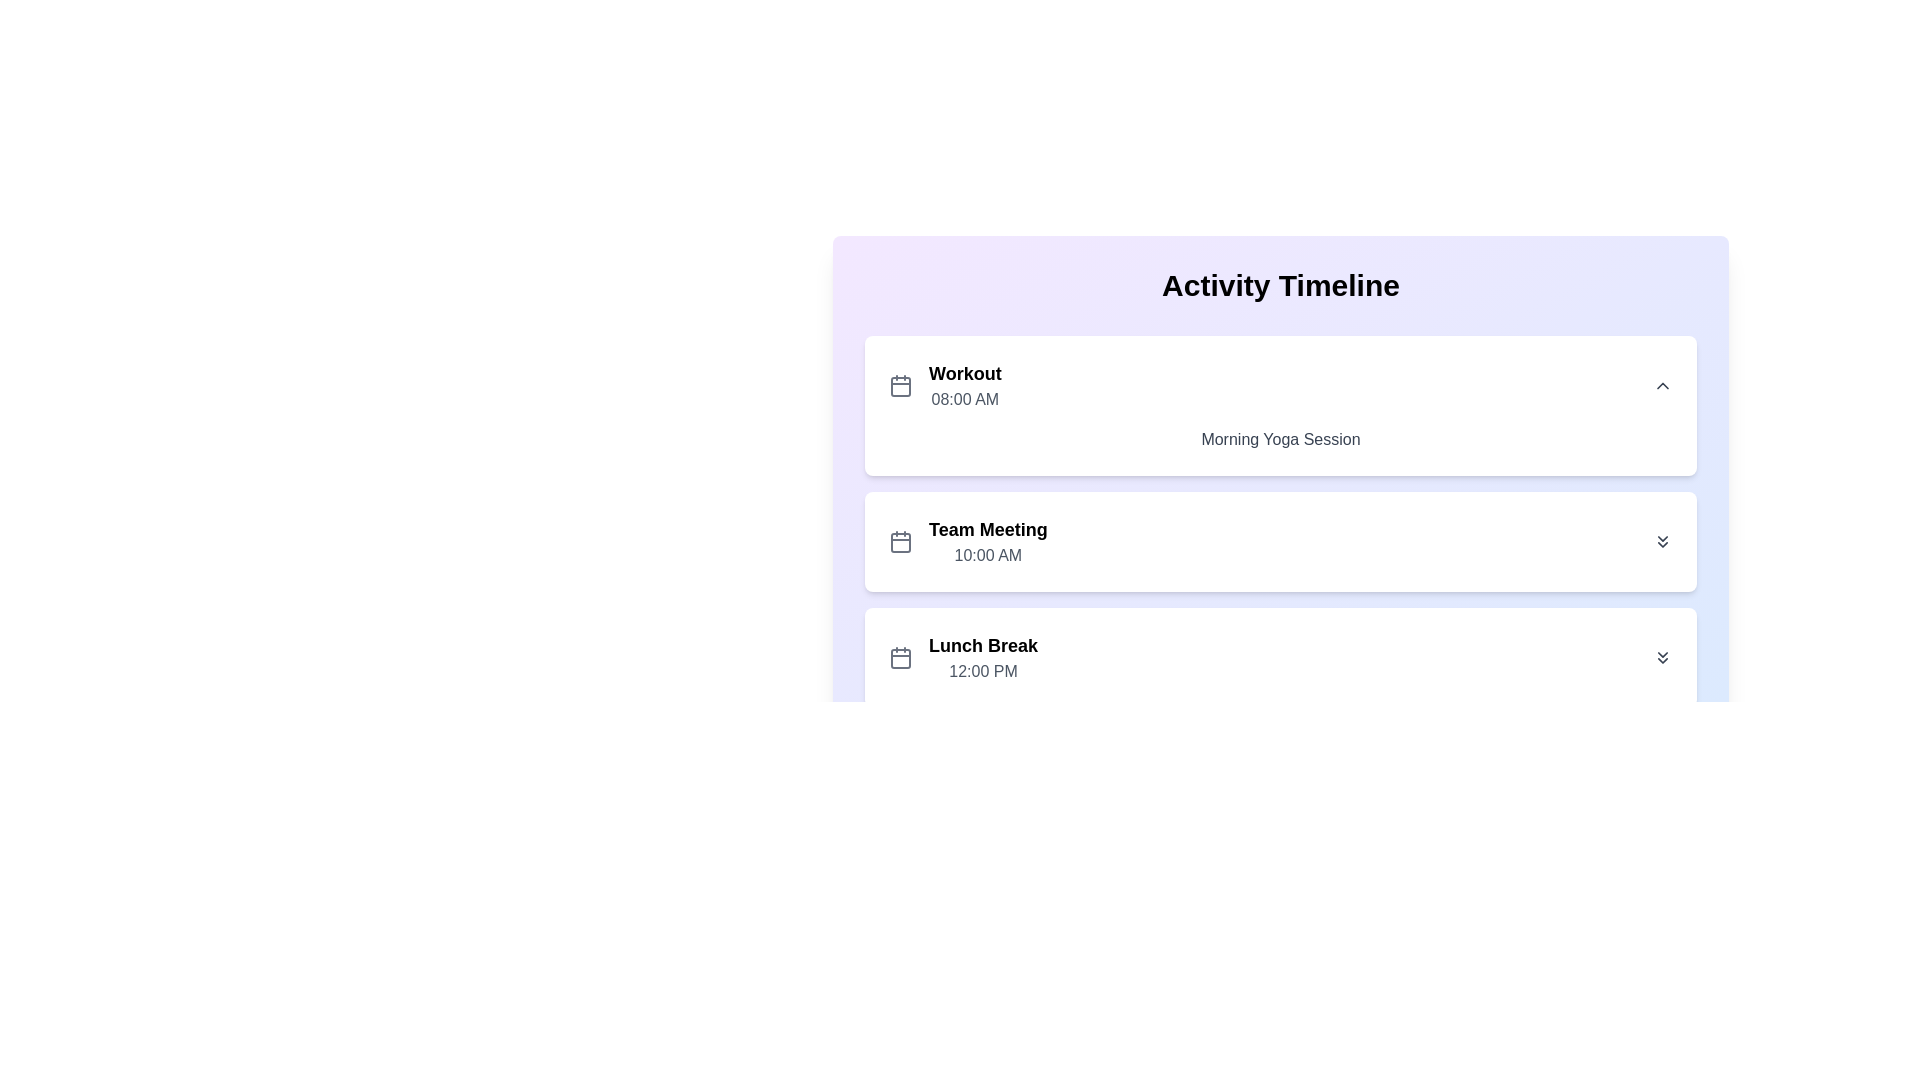  I want to click on the 'Workout' activity entry, so click(1281, 385).